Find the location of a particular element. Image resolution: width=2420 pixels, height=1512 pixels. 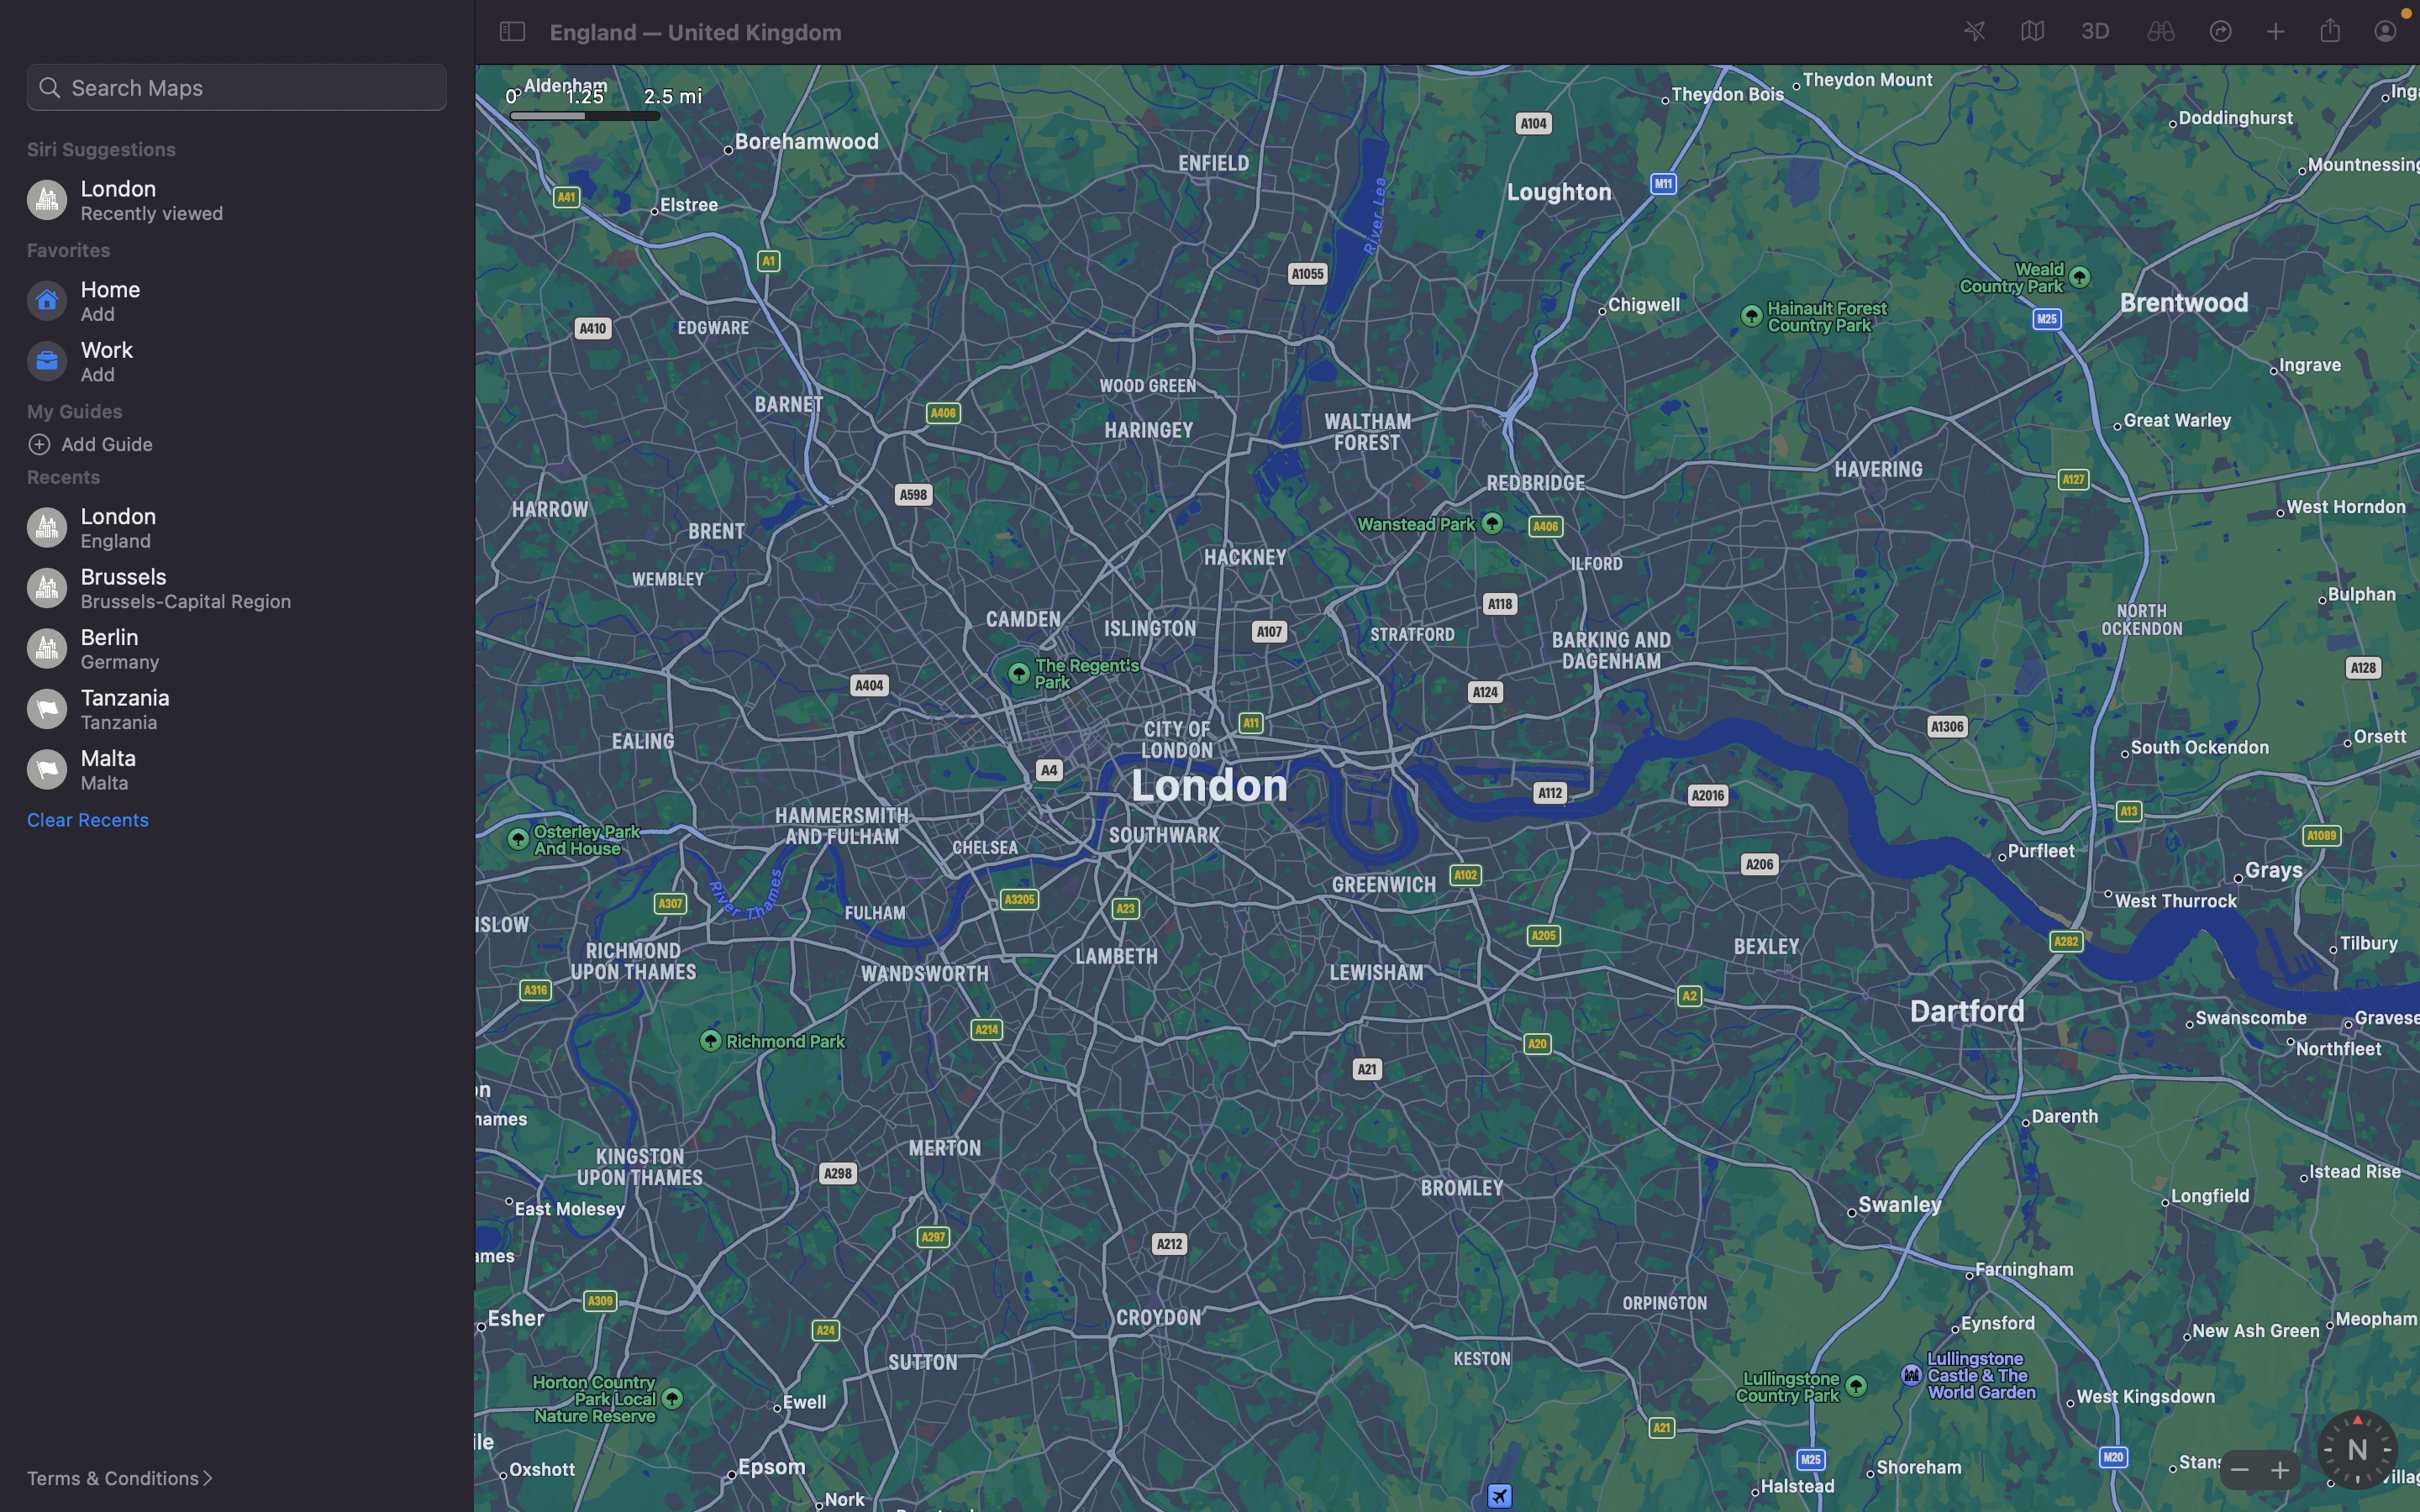

Enlarge the map view is located at coordinates (2275, 1468).